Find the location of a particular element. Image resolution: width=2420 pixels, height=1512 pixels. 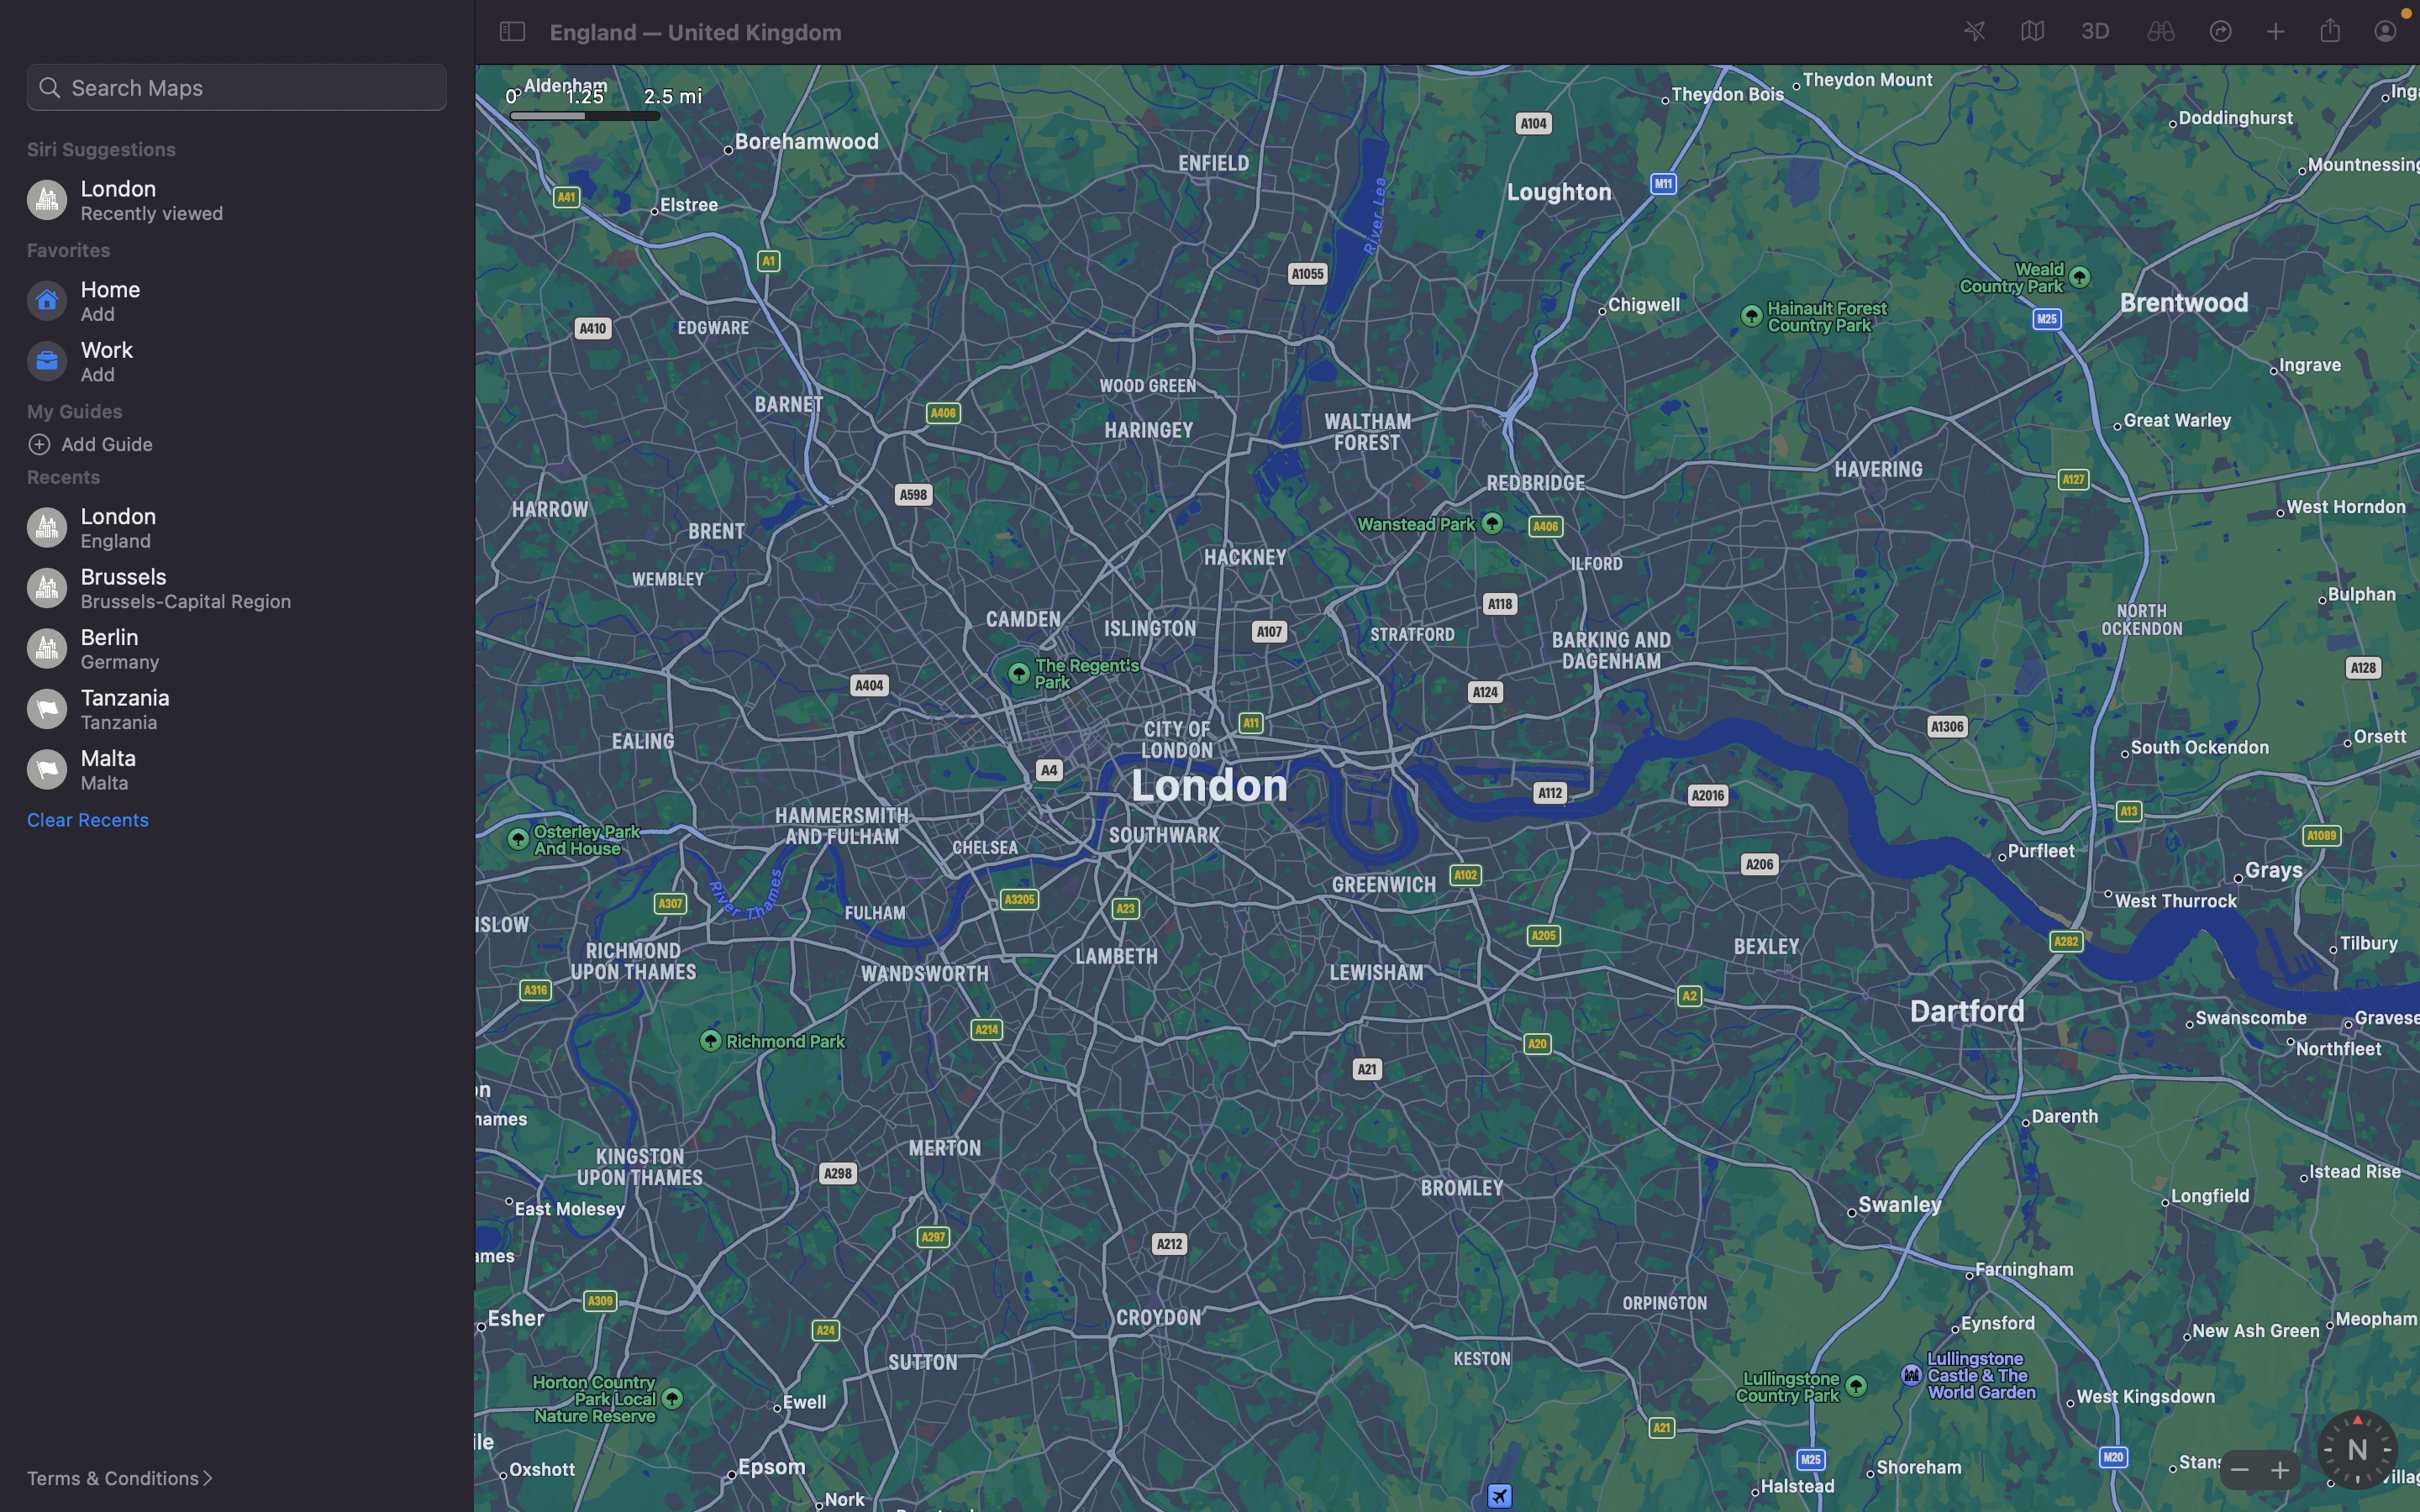

Enlarge the map view is located at coordinates (2275, 1468).